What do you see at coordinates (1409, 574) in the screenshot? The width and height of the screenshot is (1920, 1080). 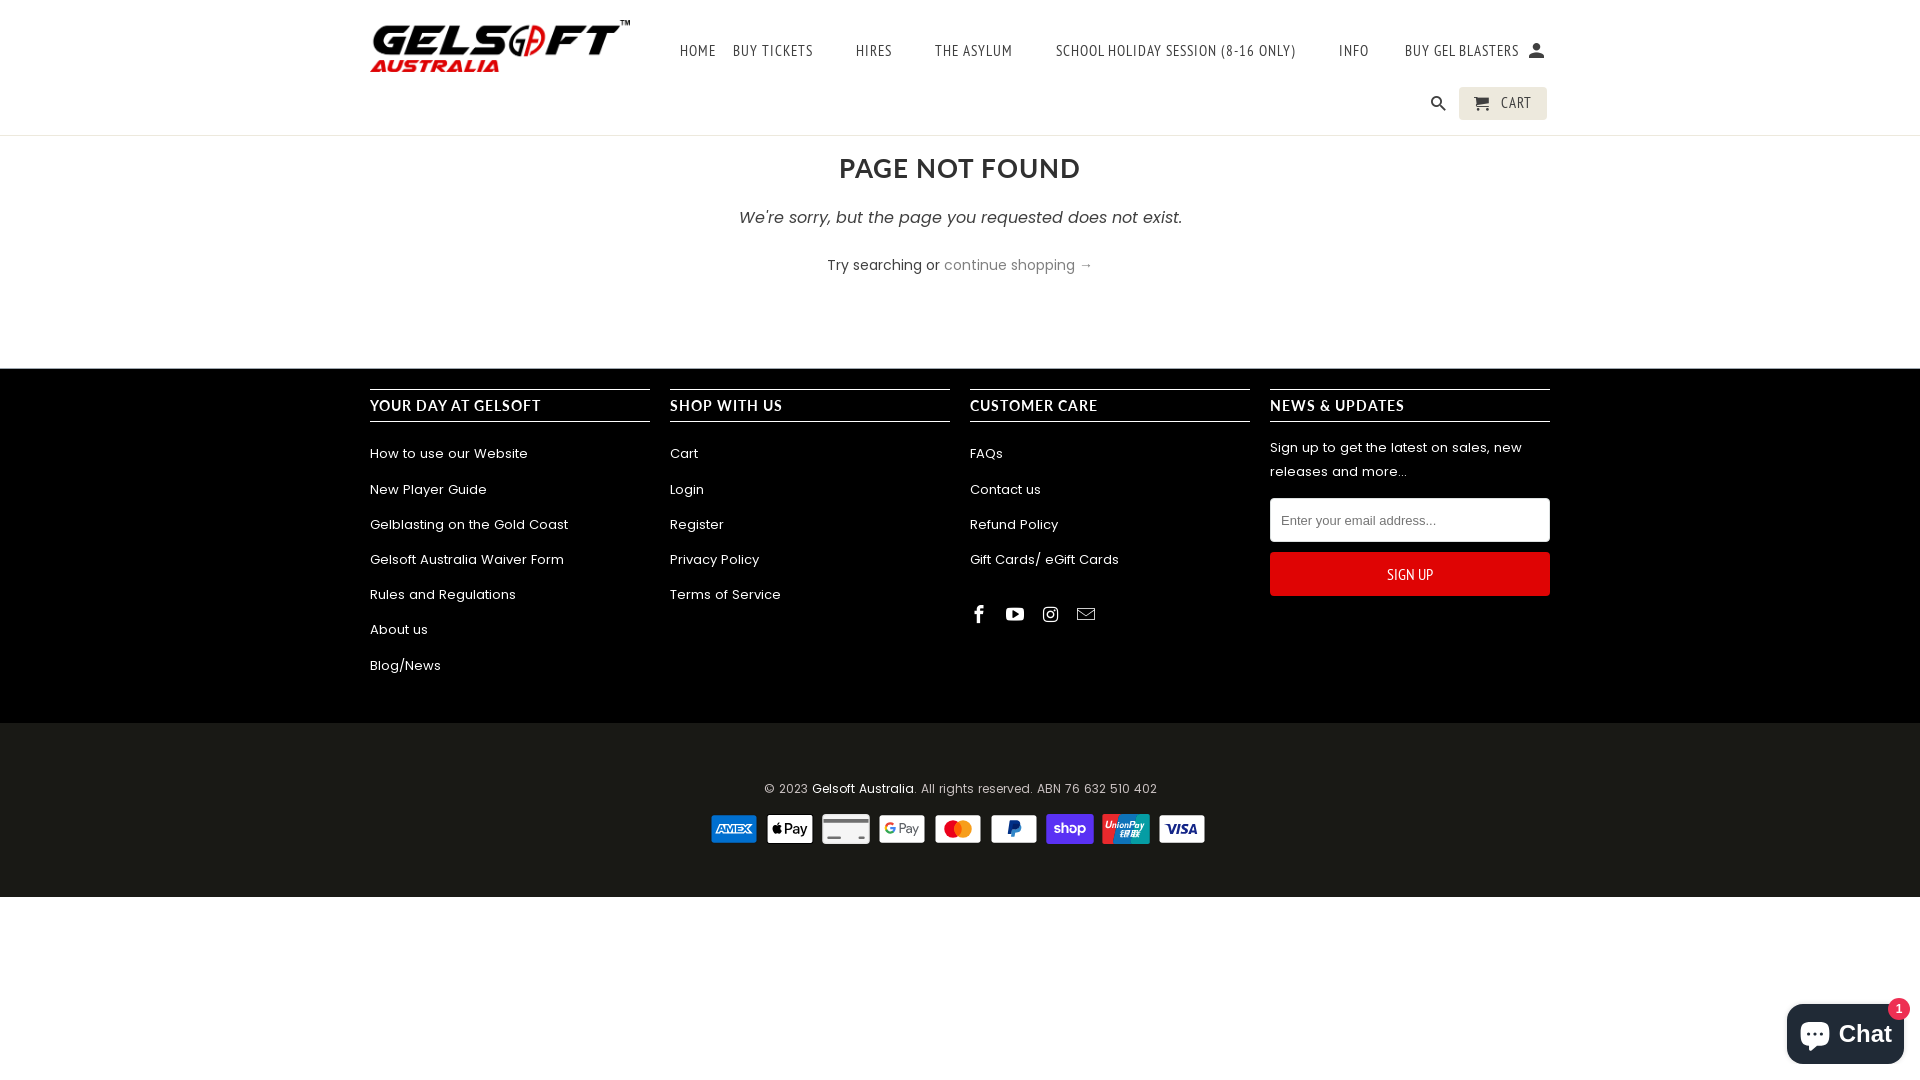 I see `'Sign Up'` at bounding box center [1409, 574].